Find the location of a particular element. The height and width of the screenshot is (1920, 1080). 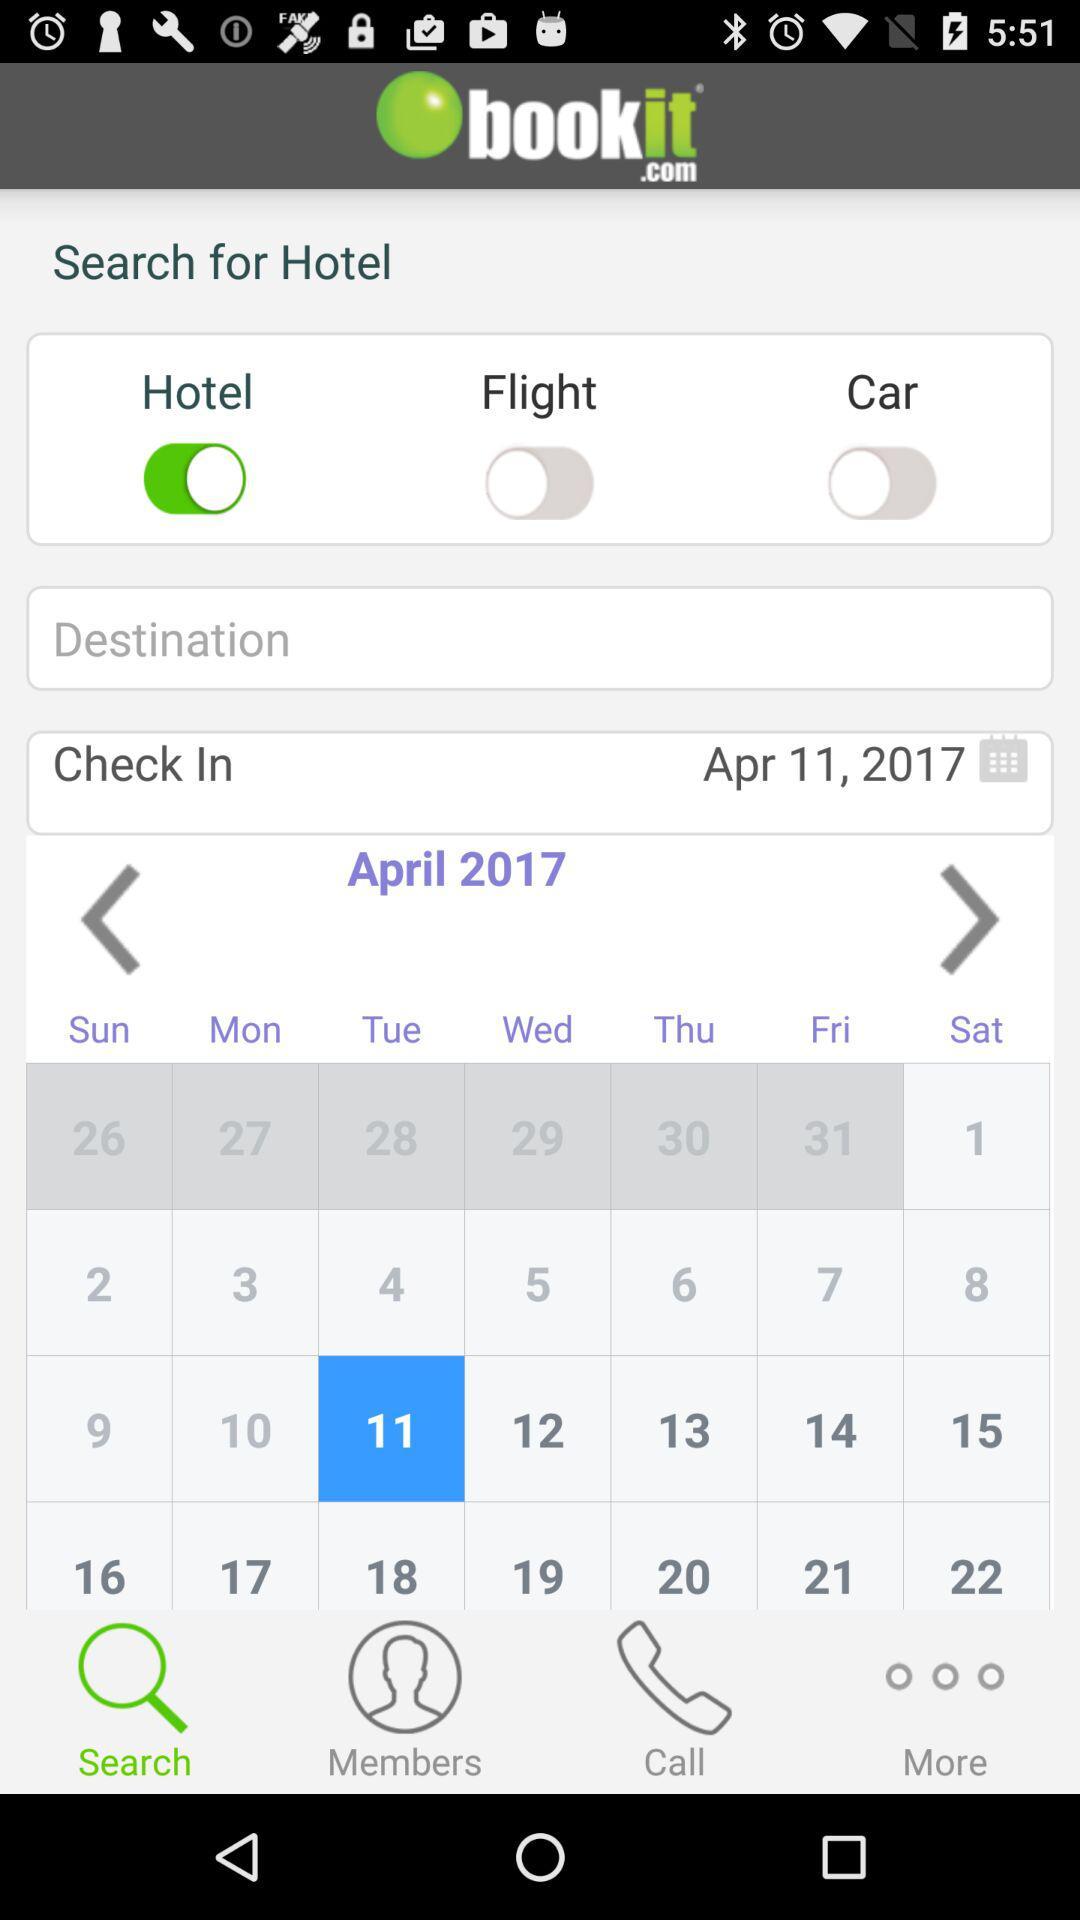

item next to the 7 is located at coordinates (975, 1428).